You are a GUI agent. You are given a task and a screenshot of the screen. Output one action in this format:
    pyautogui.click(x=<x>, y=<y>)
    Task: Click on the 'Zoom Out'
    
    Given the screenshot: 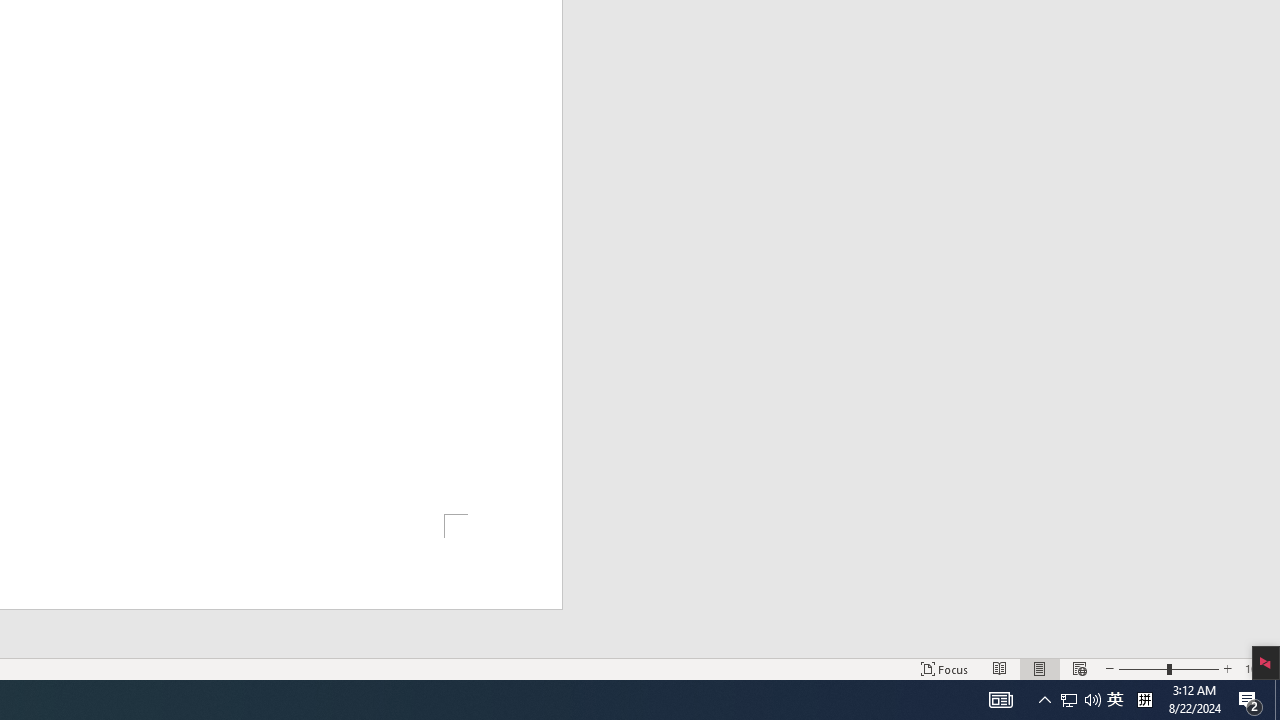 What is the action you would take?
    pyautogui.click(x=1143, y=669)
    